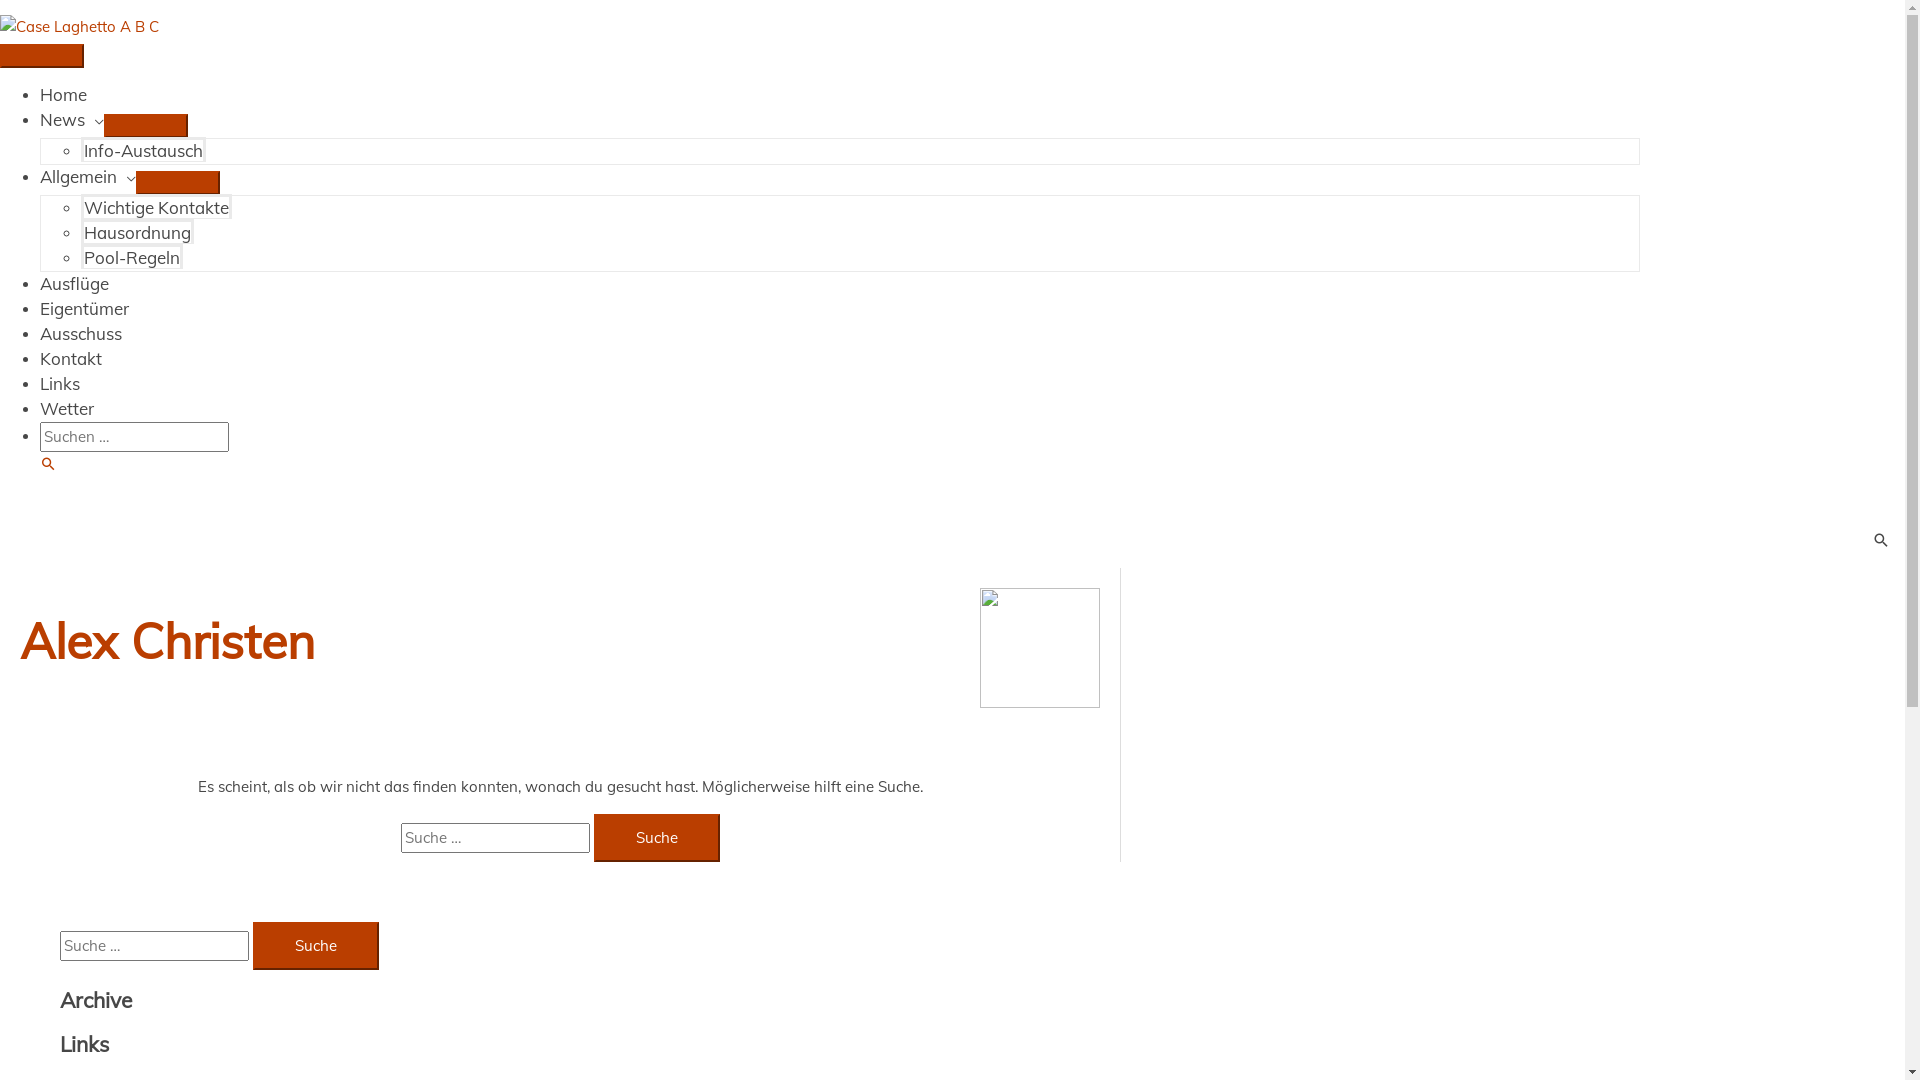 Image resolution: width=1920 pixels, height=1080 pixels. I want to click on 'Ausschuss', so click(80, 332).